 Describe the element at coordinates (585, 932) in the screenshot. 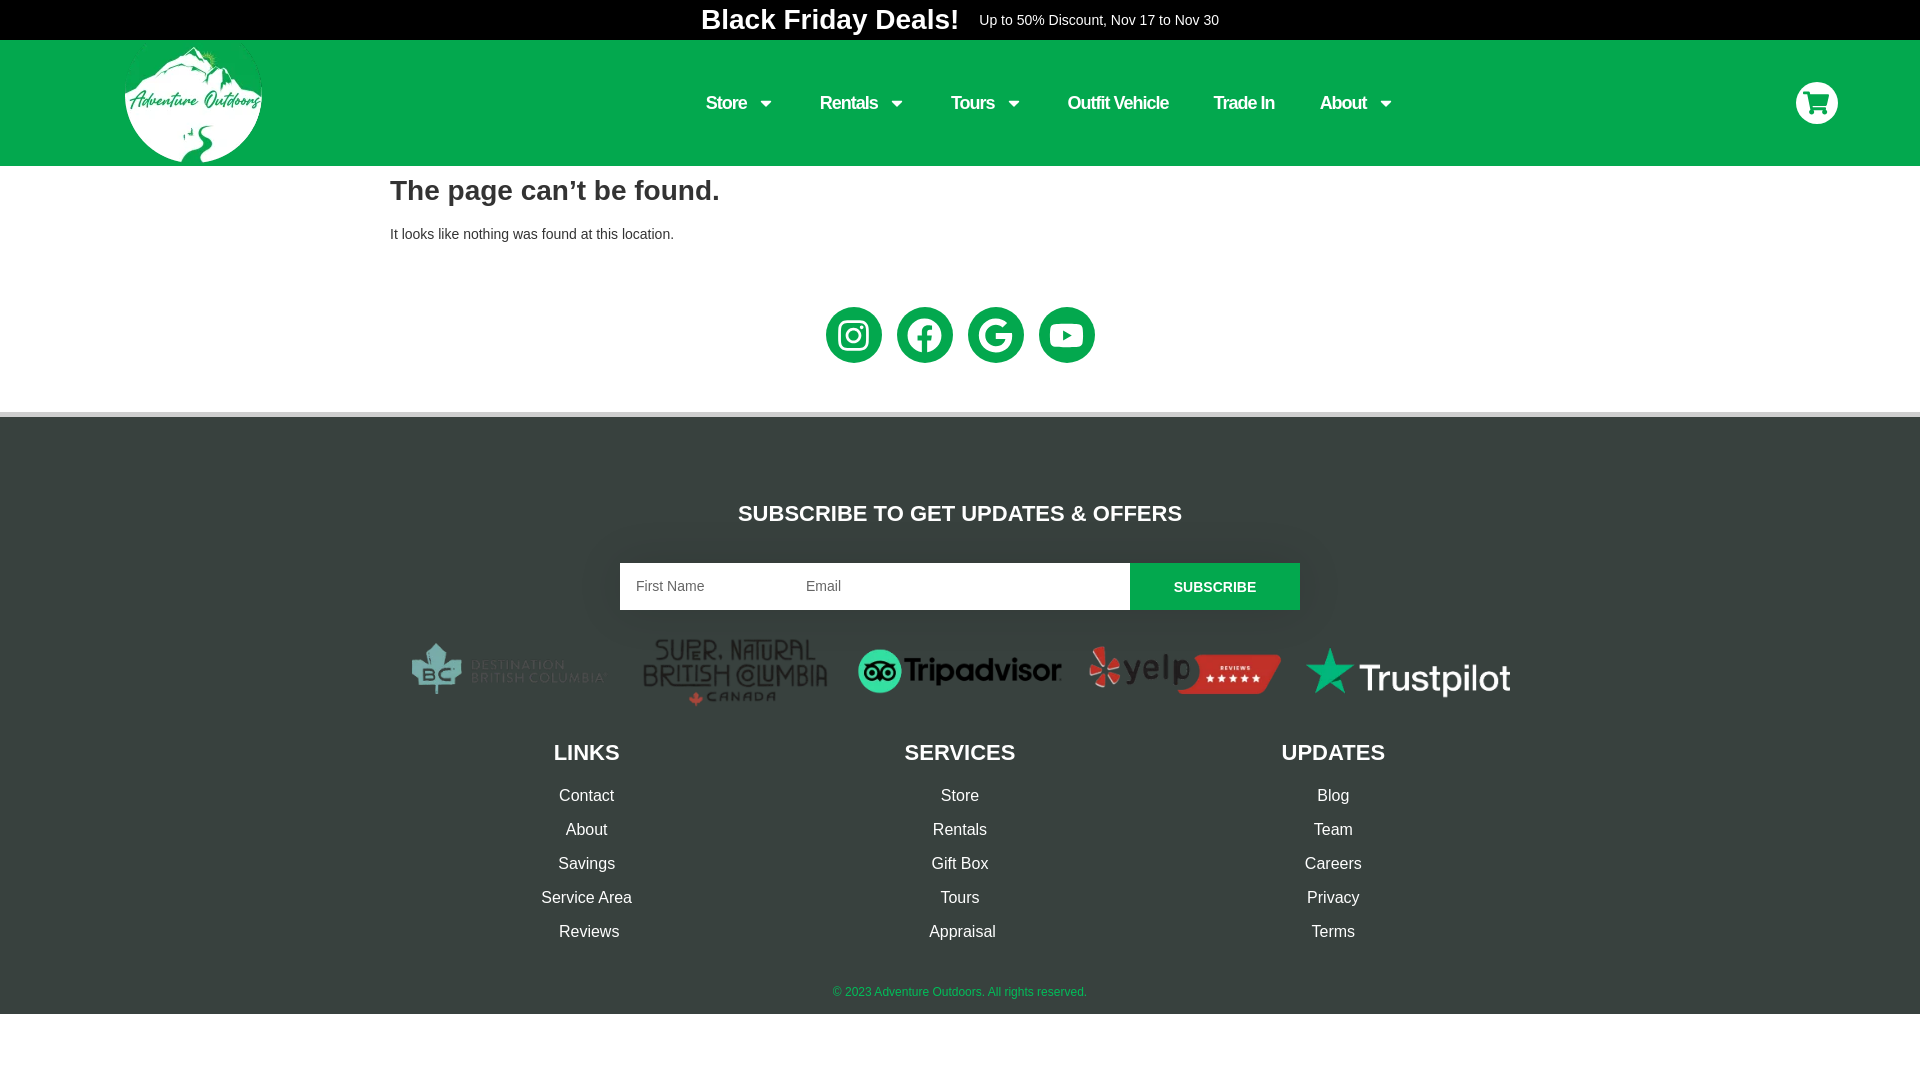

I see `'Reviews'` at that location.